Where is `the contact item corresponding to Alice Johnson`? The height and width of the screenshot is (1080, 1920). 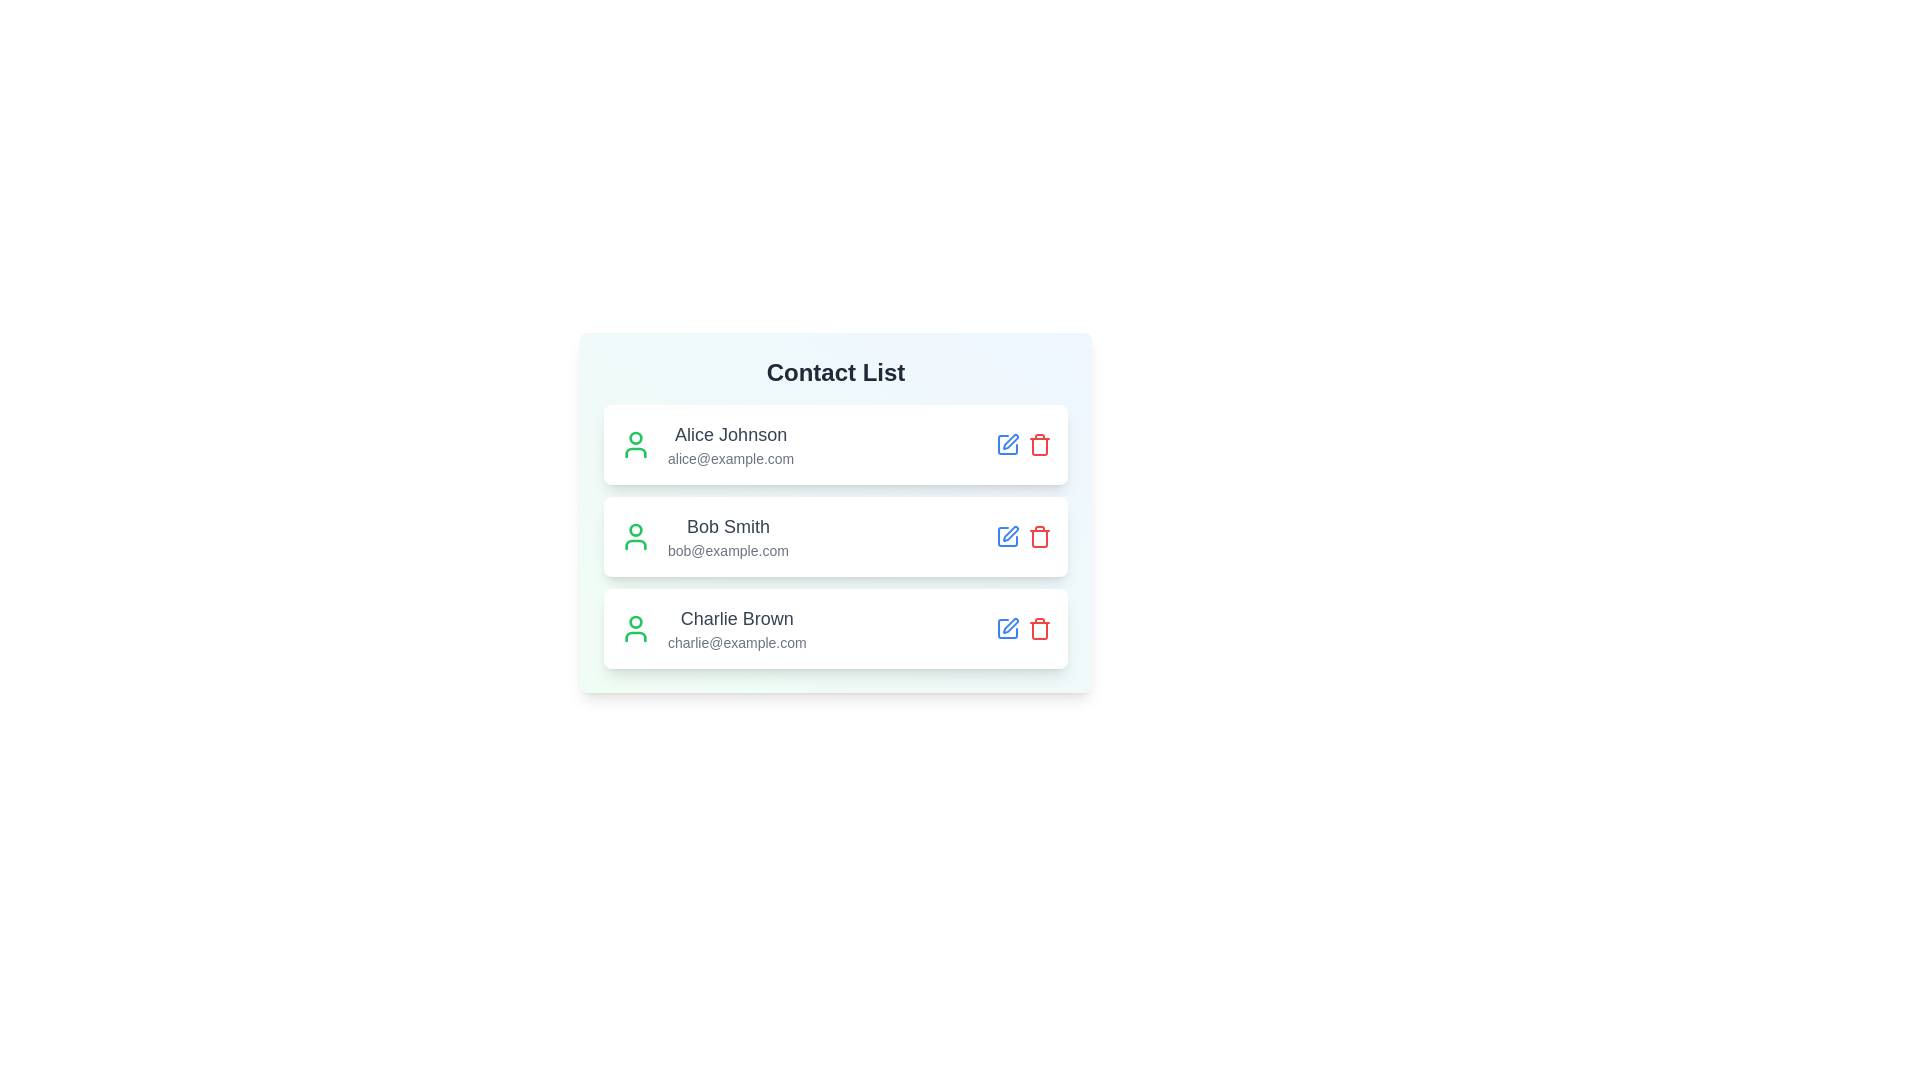
the contact item corresponding to Alice Johnson is located at coordinates (835, 443).